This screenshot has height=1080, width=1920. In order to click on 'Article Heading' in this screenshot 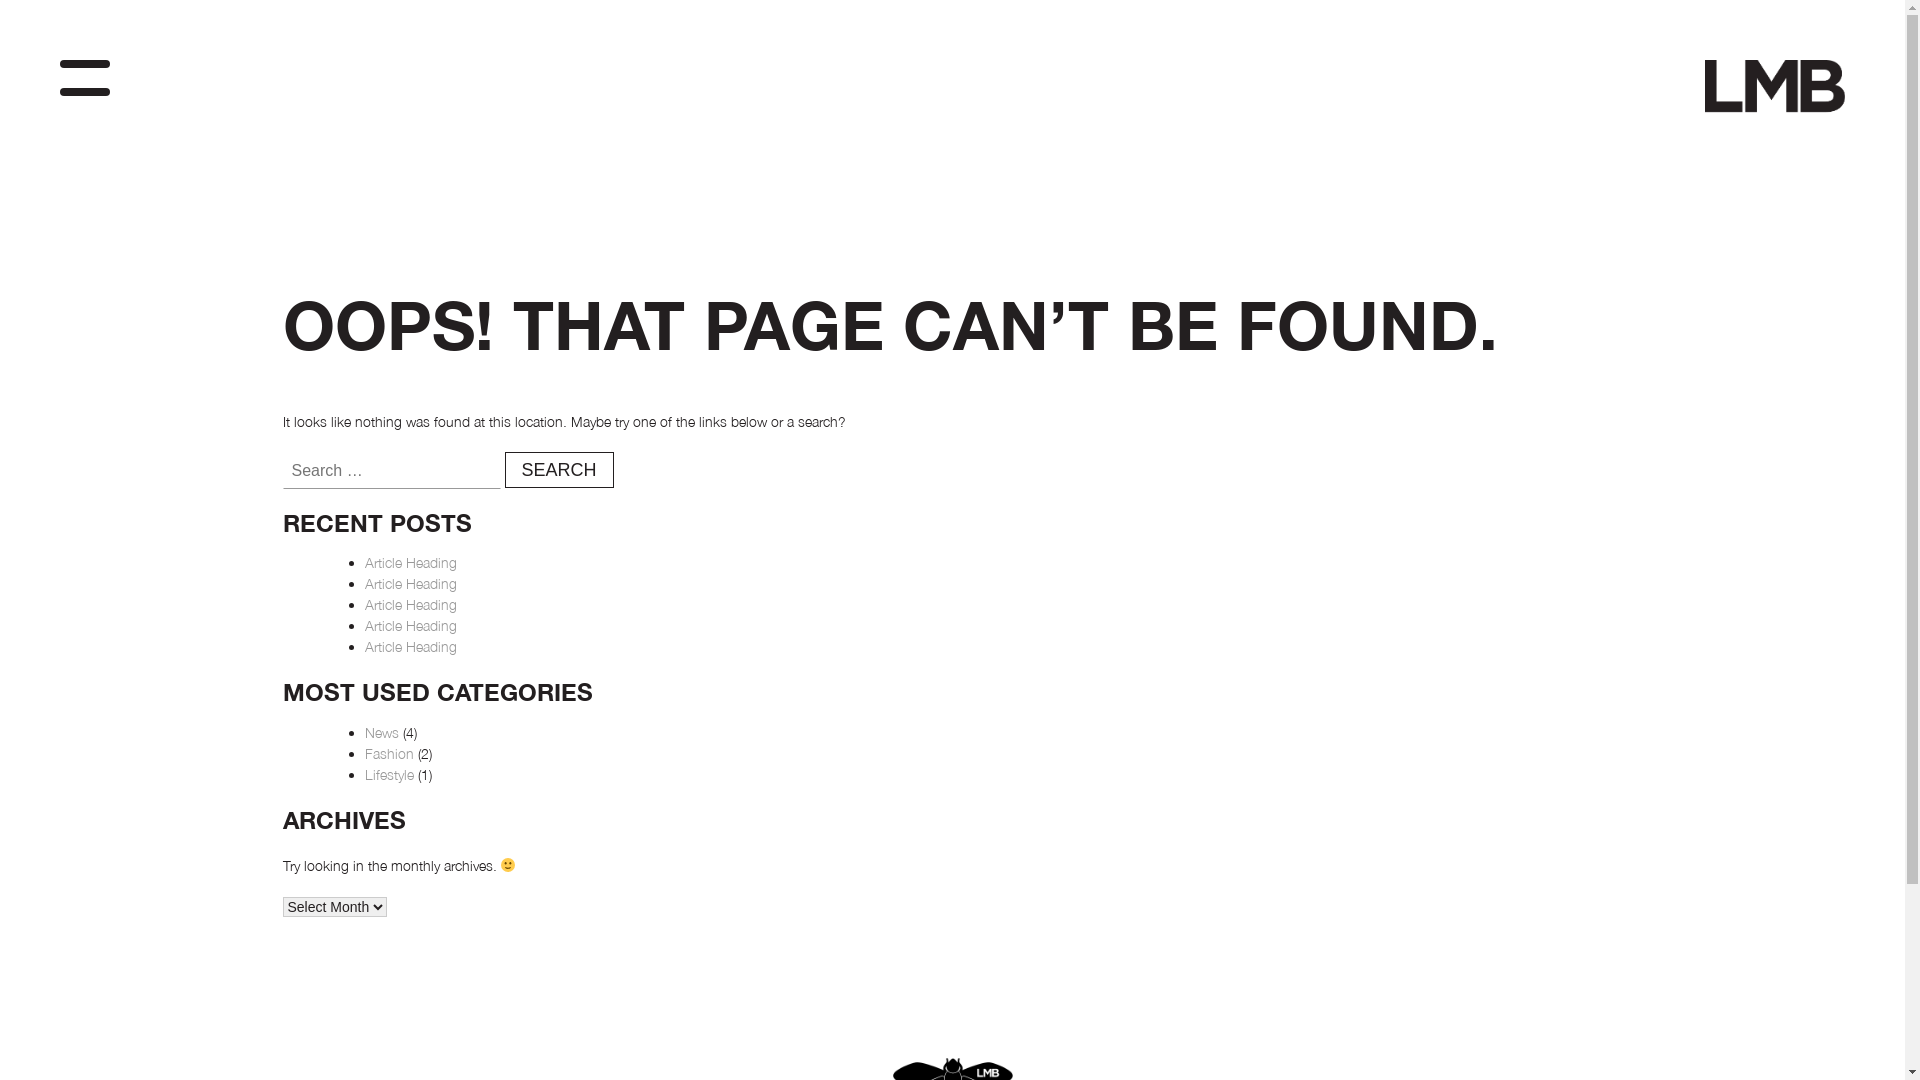, I will do `click(364, 562)`.